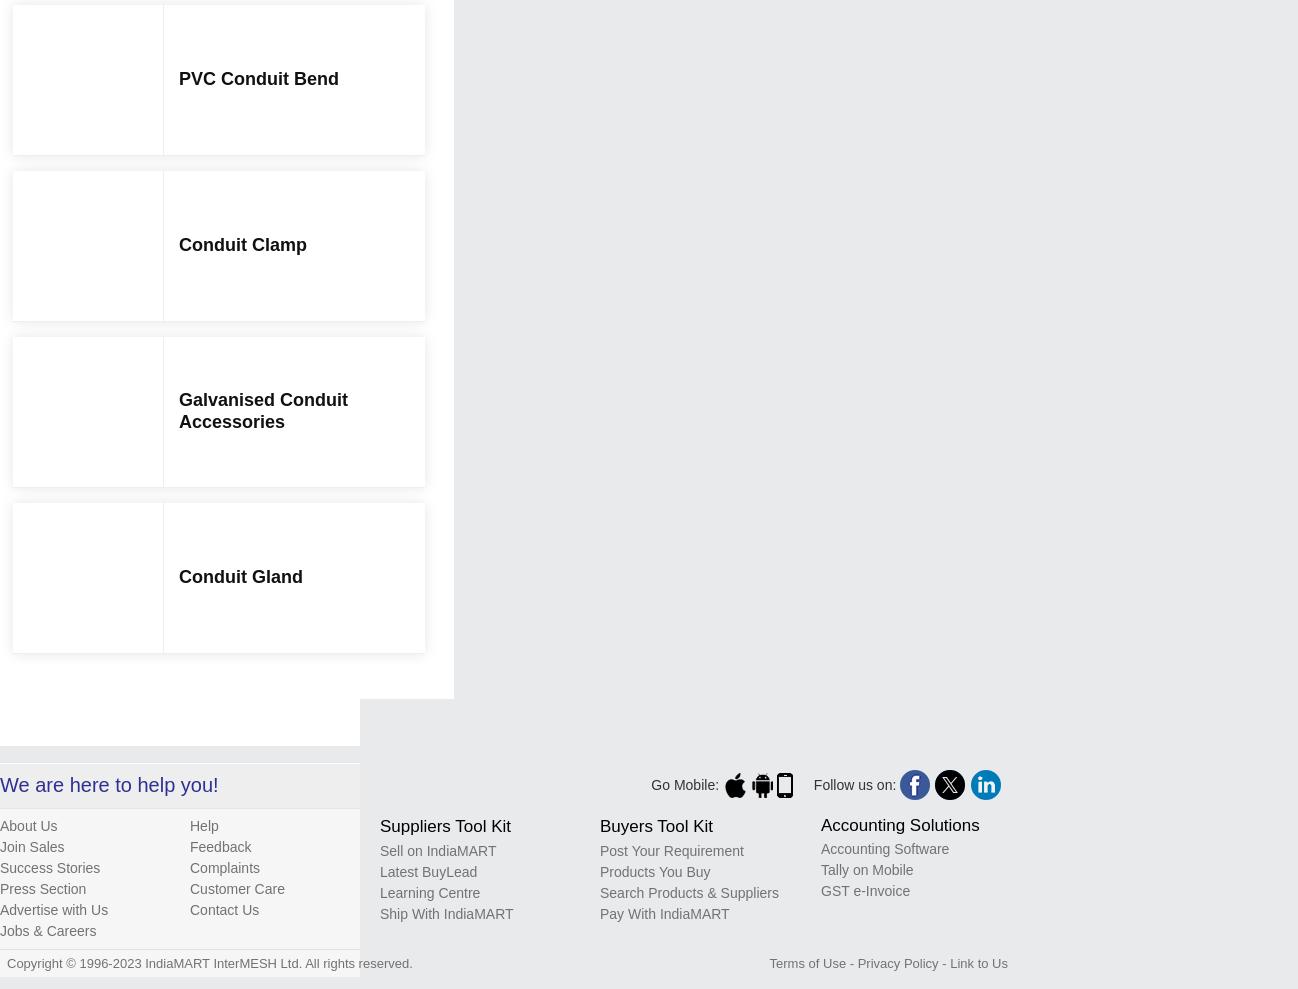  Describe the element at coordinates (6, 962) in the screenshot. I see `'Copyright ©
                1996-2023 IndiaMART InterMESH Ltd. All rights reserved.'` at that location.